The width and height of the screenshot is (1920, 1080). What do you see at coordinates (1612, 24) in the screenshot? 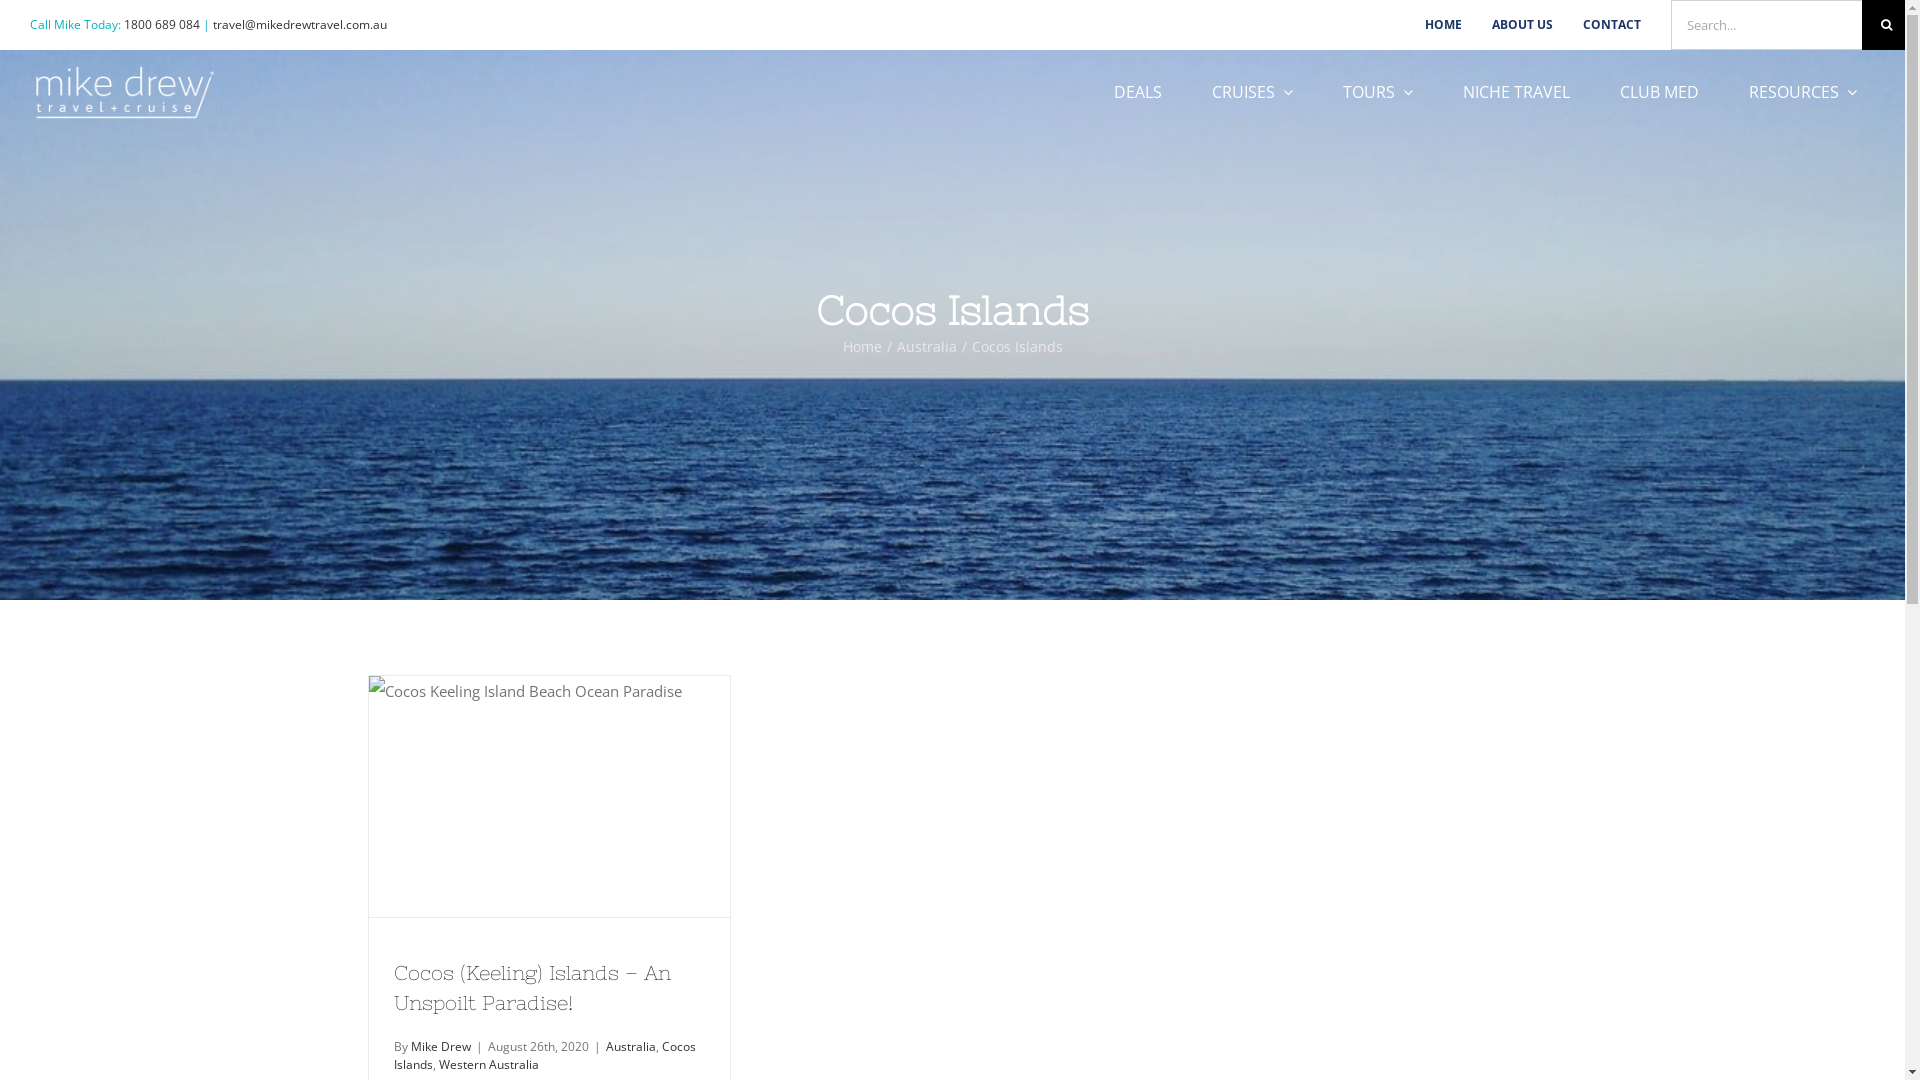
I see `'CONTACT'` at bounding box center [1612, 24].